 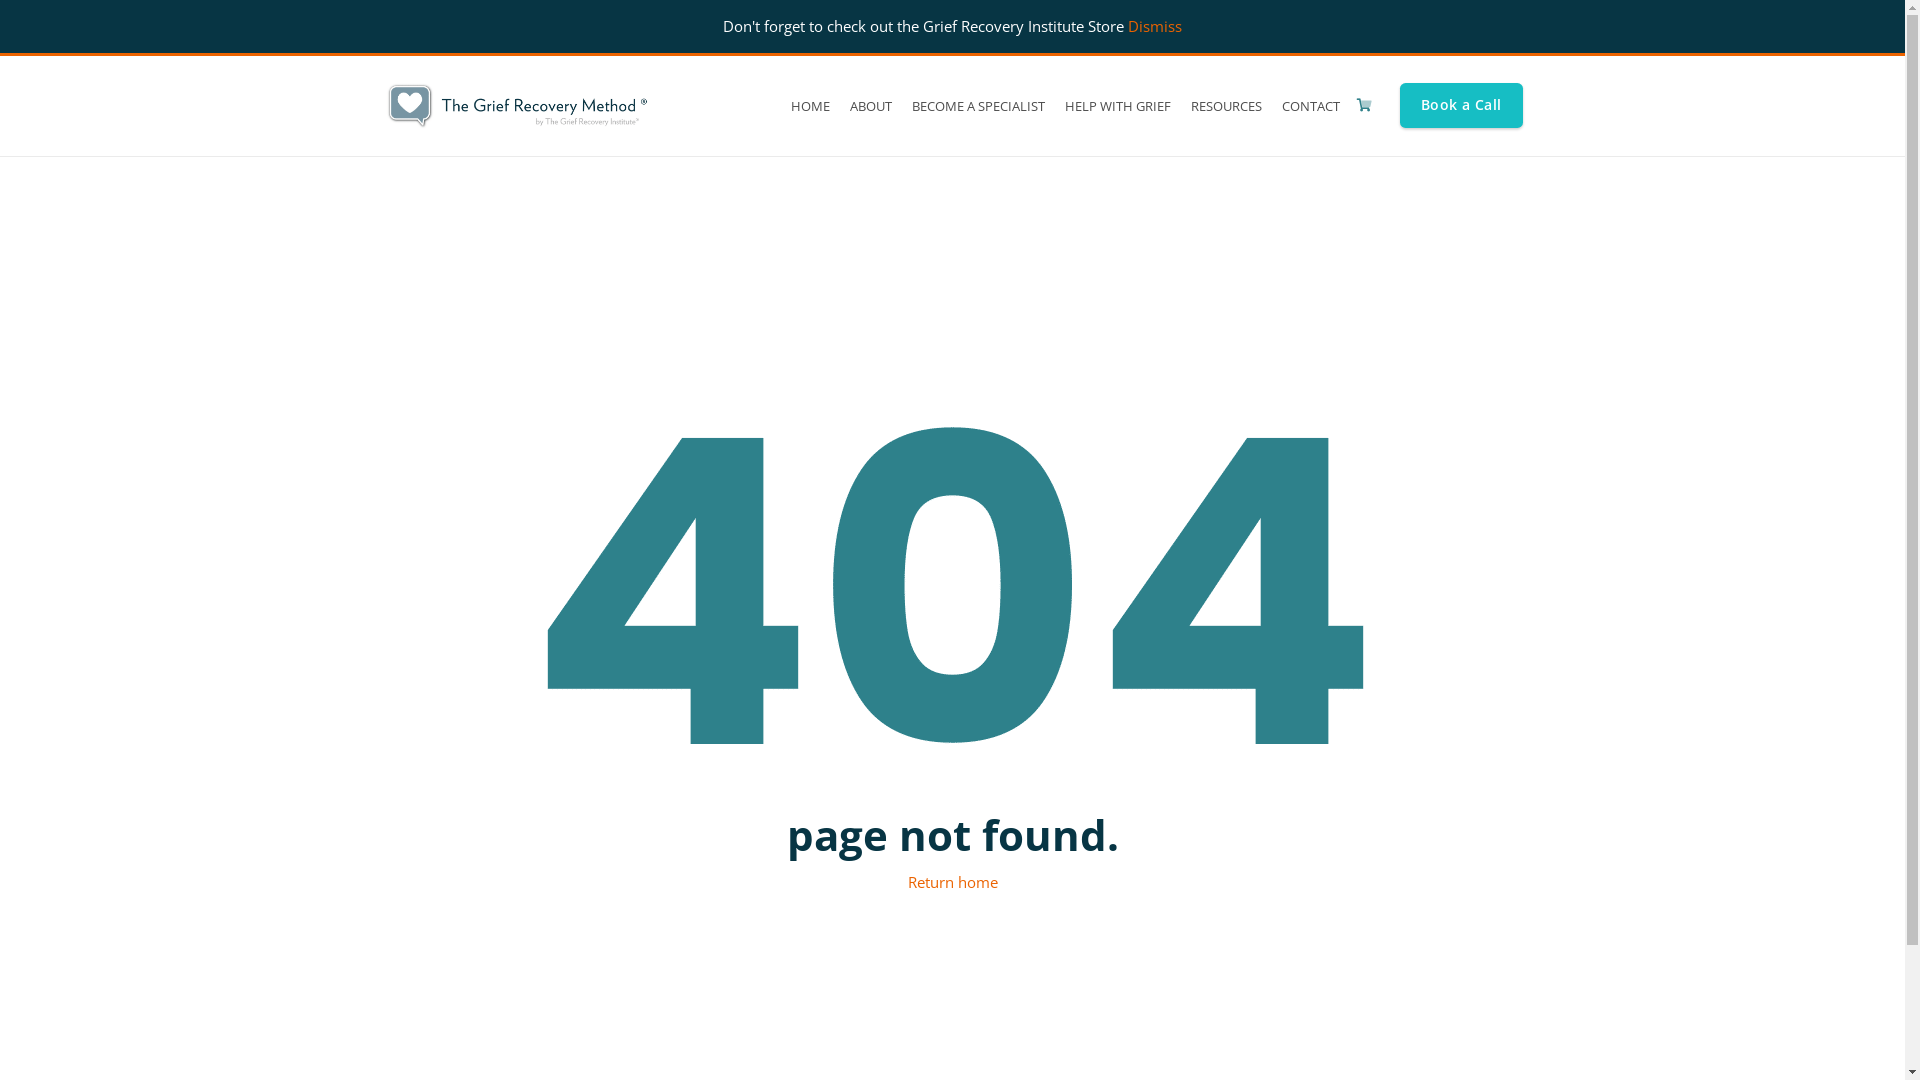 What do you see at coordinates (840, 105) in the screenshot?
I see `'ABOUT'` at bounding box center [840, 105].